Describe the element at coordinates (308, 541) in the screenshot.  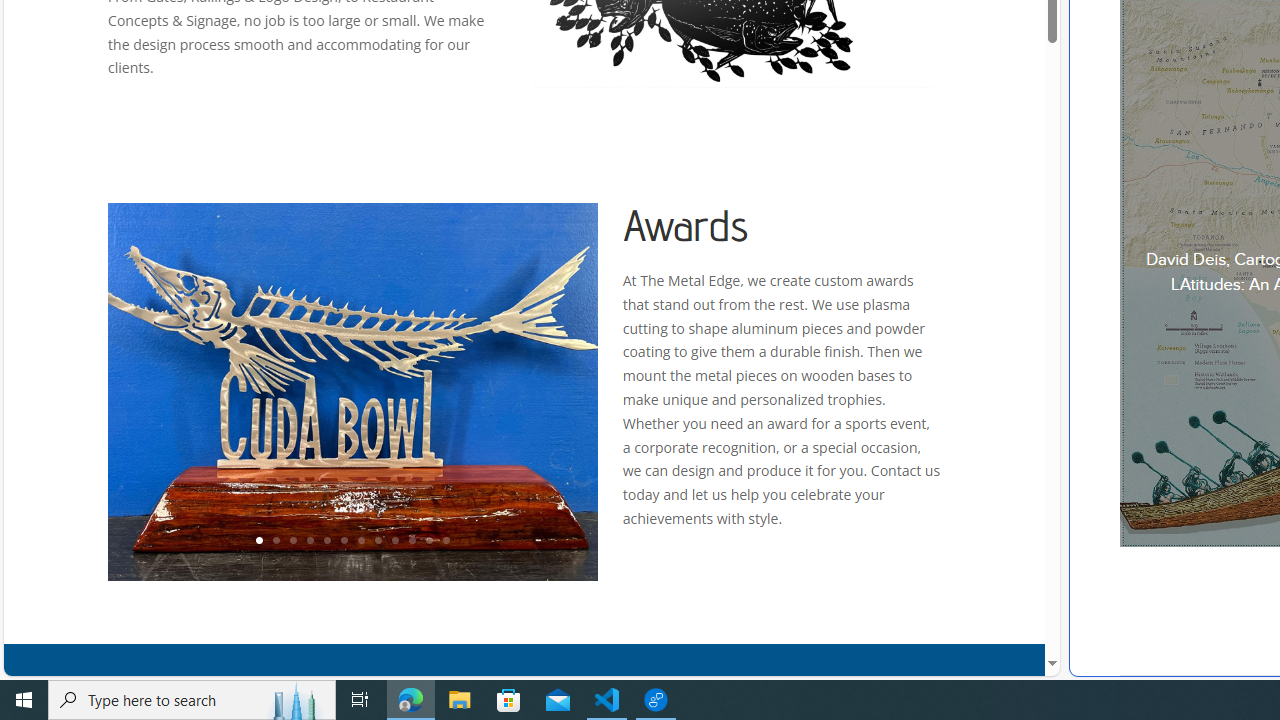
I see `'4'` at that location.